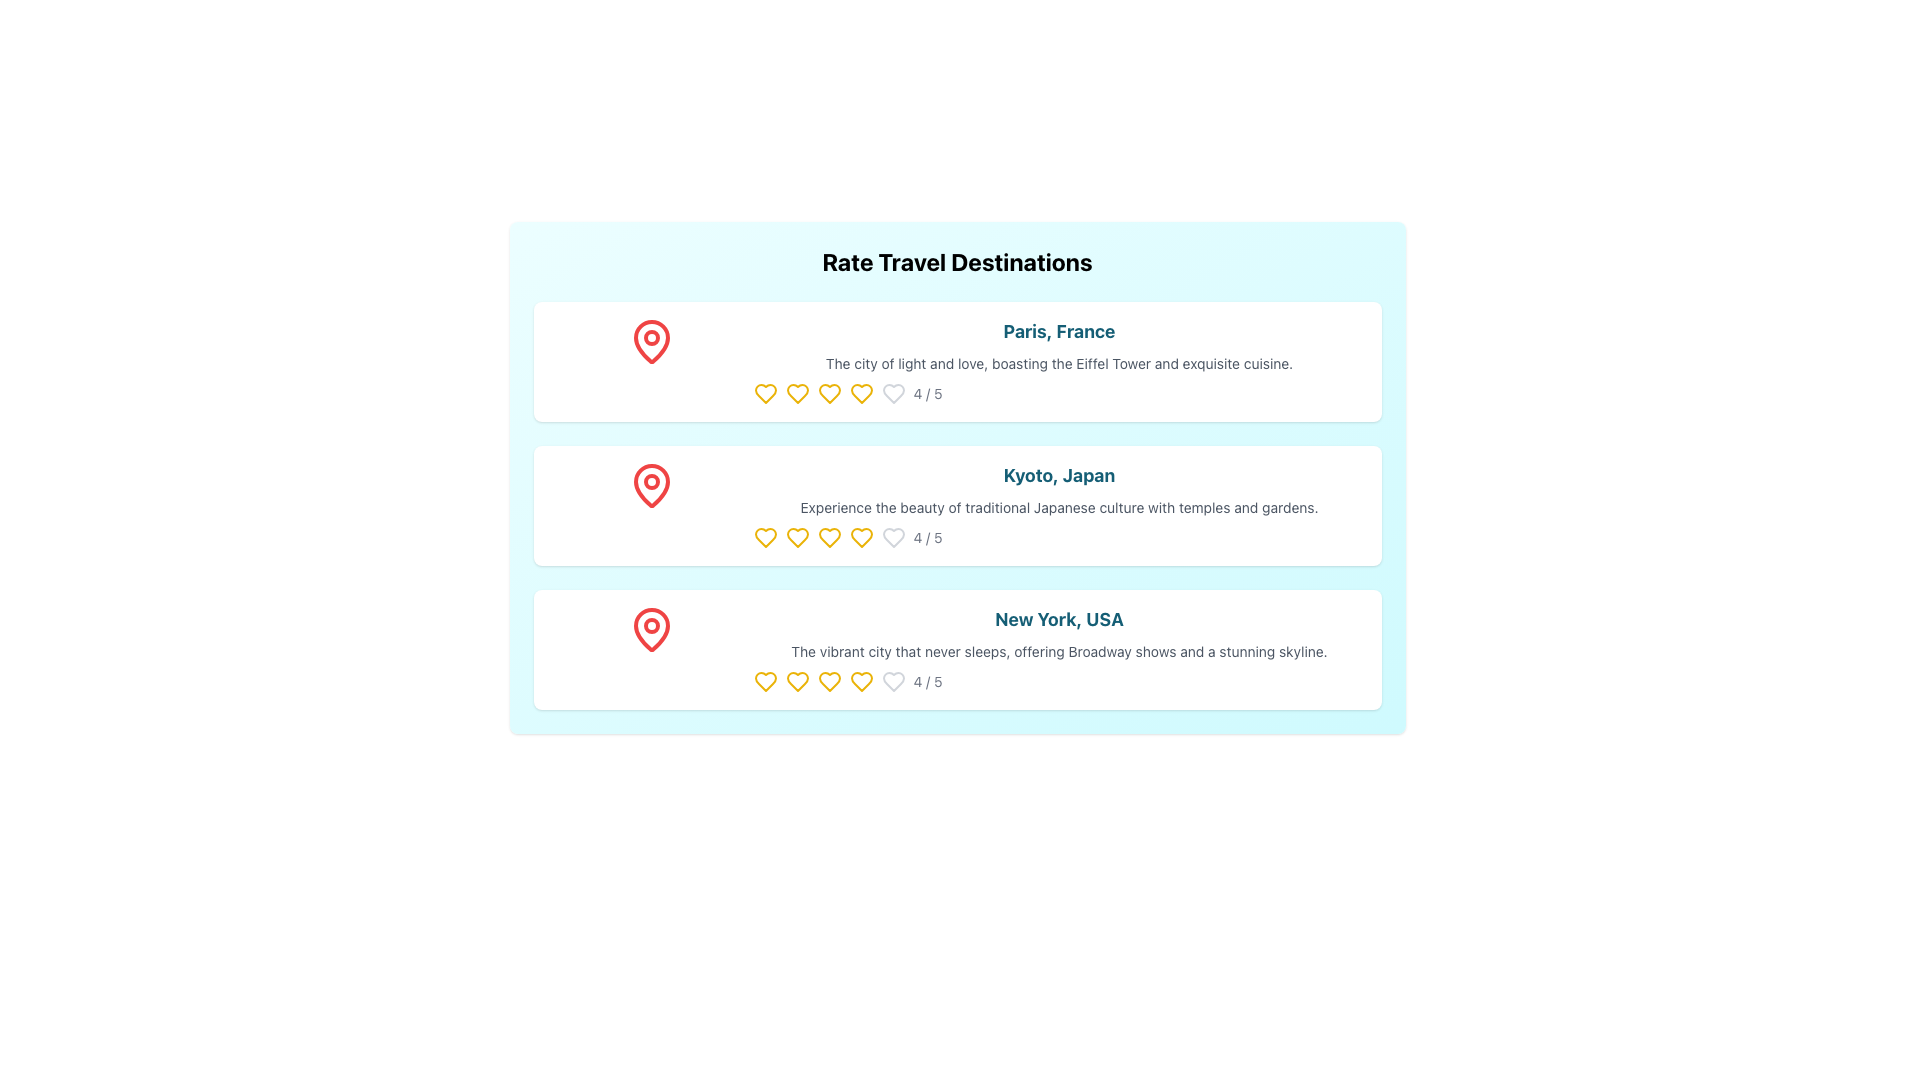  Describe the element at coordinates (651, 624) in the screenshot. I see `the small circular element within the map pin icon located near the text 'New York, USA'` at that location.